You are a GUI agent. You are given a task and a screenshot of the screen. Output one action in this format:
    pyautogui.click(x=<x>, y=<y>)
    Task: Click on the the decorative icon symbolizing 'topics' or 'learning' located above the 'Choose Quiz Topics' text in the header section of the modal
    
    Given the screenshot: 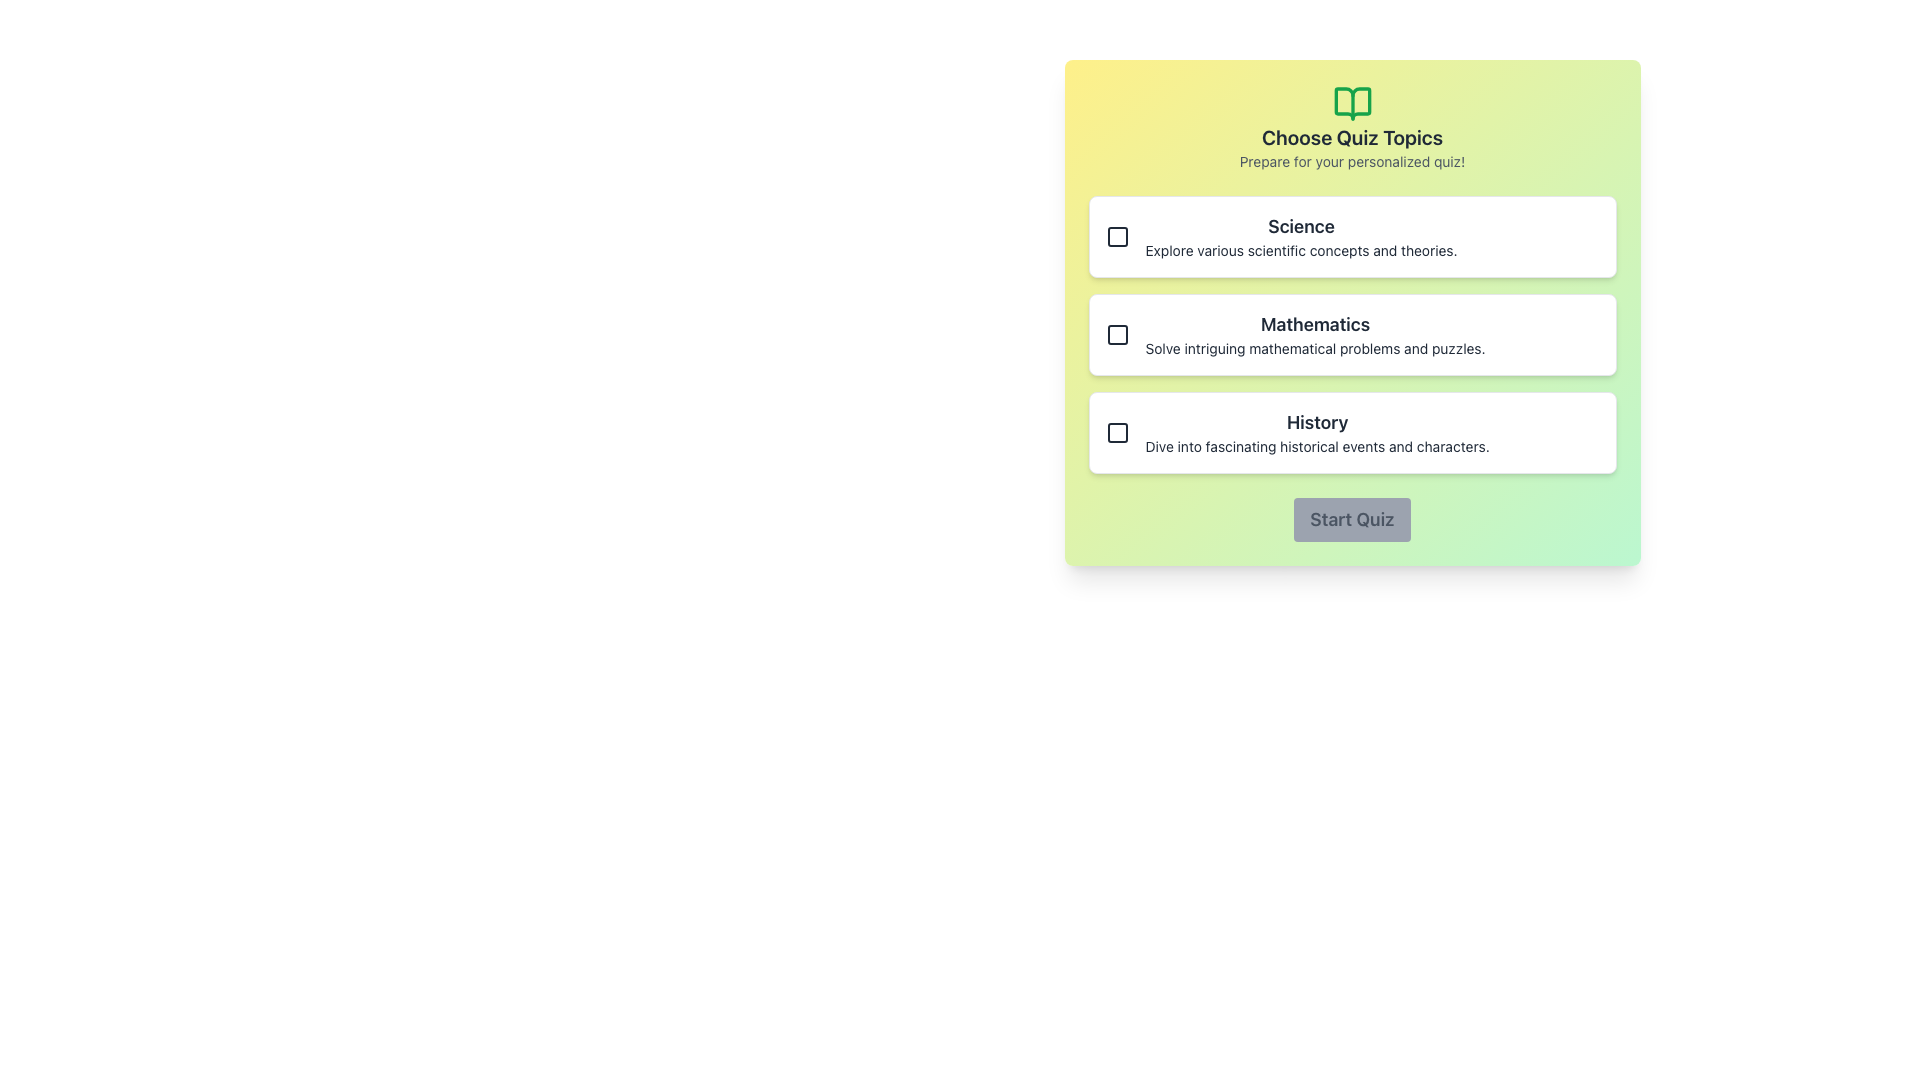 What is the action you would take?
    pyautogui.click(x=1352, y=104)
    